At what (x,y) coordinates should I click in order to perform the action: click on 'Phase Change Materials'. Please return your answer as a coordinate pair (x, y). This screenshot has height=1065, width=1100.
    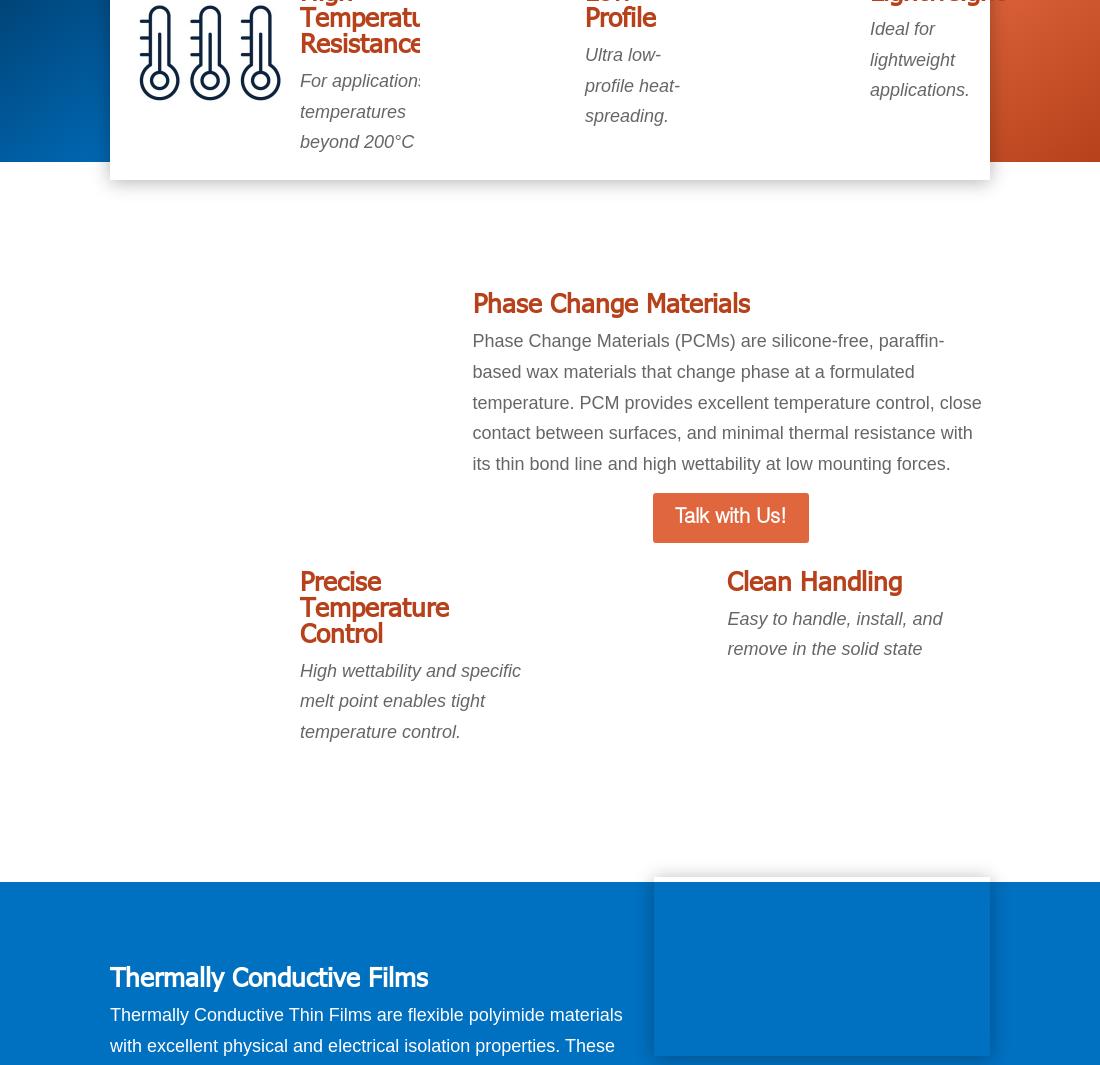
    Looking at the image, I should click on (609, 301).